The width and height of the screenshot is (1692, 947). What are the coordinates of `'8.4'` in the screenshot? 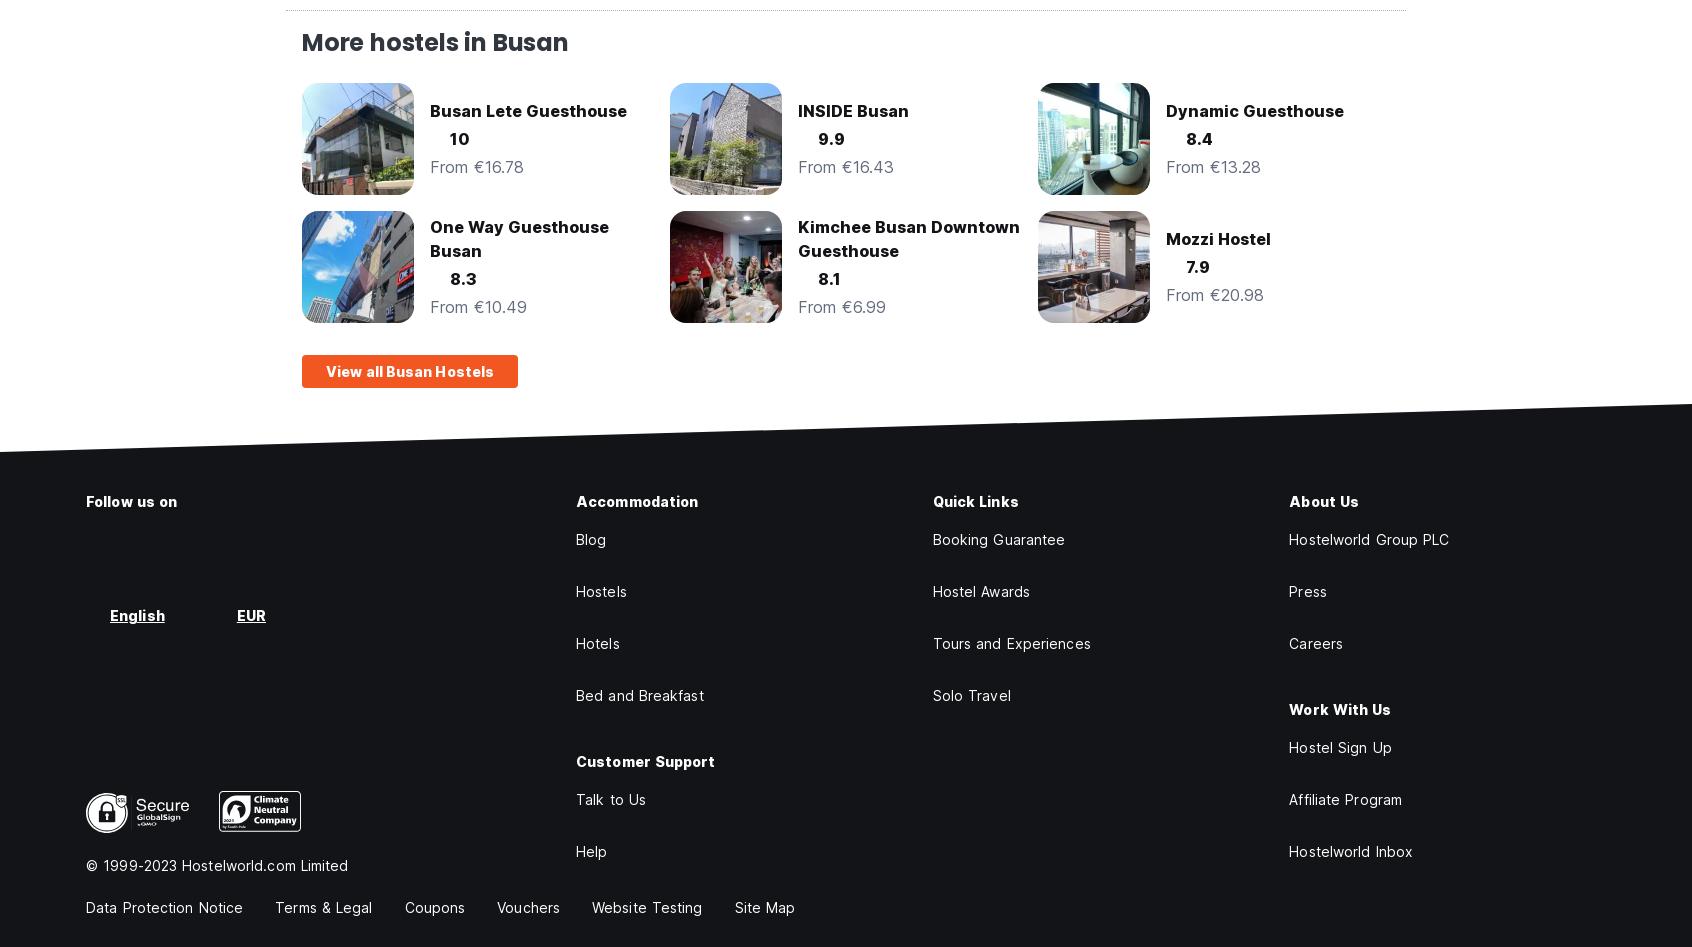 It's located at (1184, 138).